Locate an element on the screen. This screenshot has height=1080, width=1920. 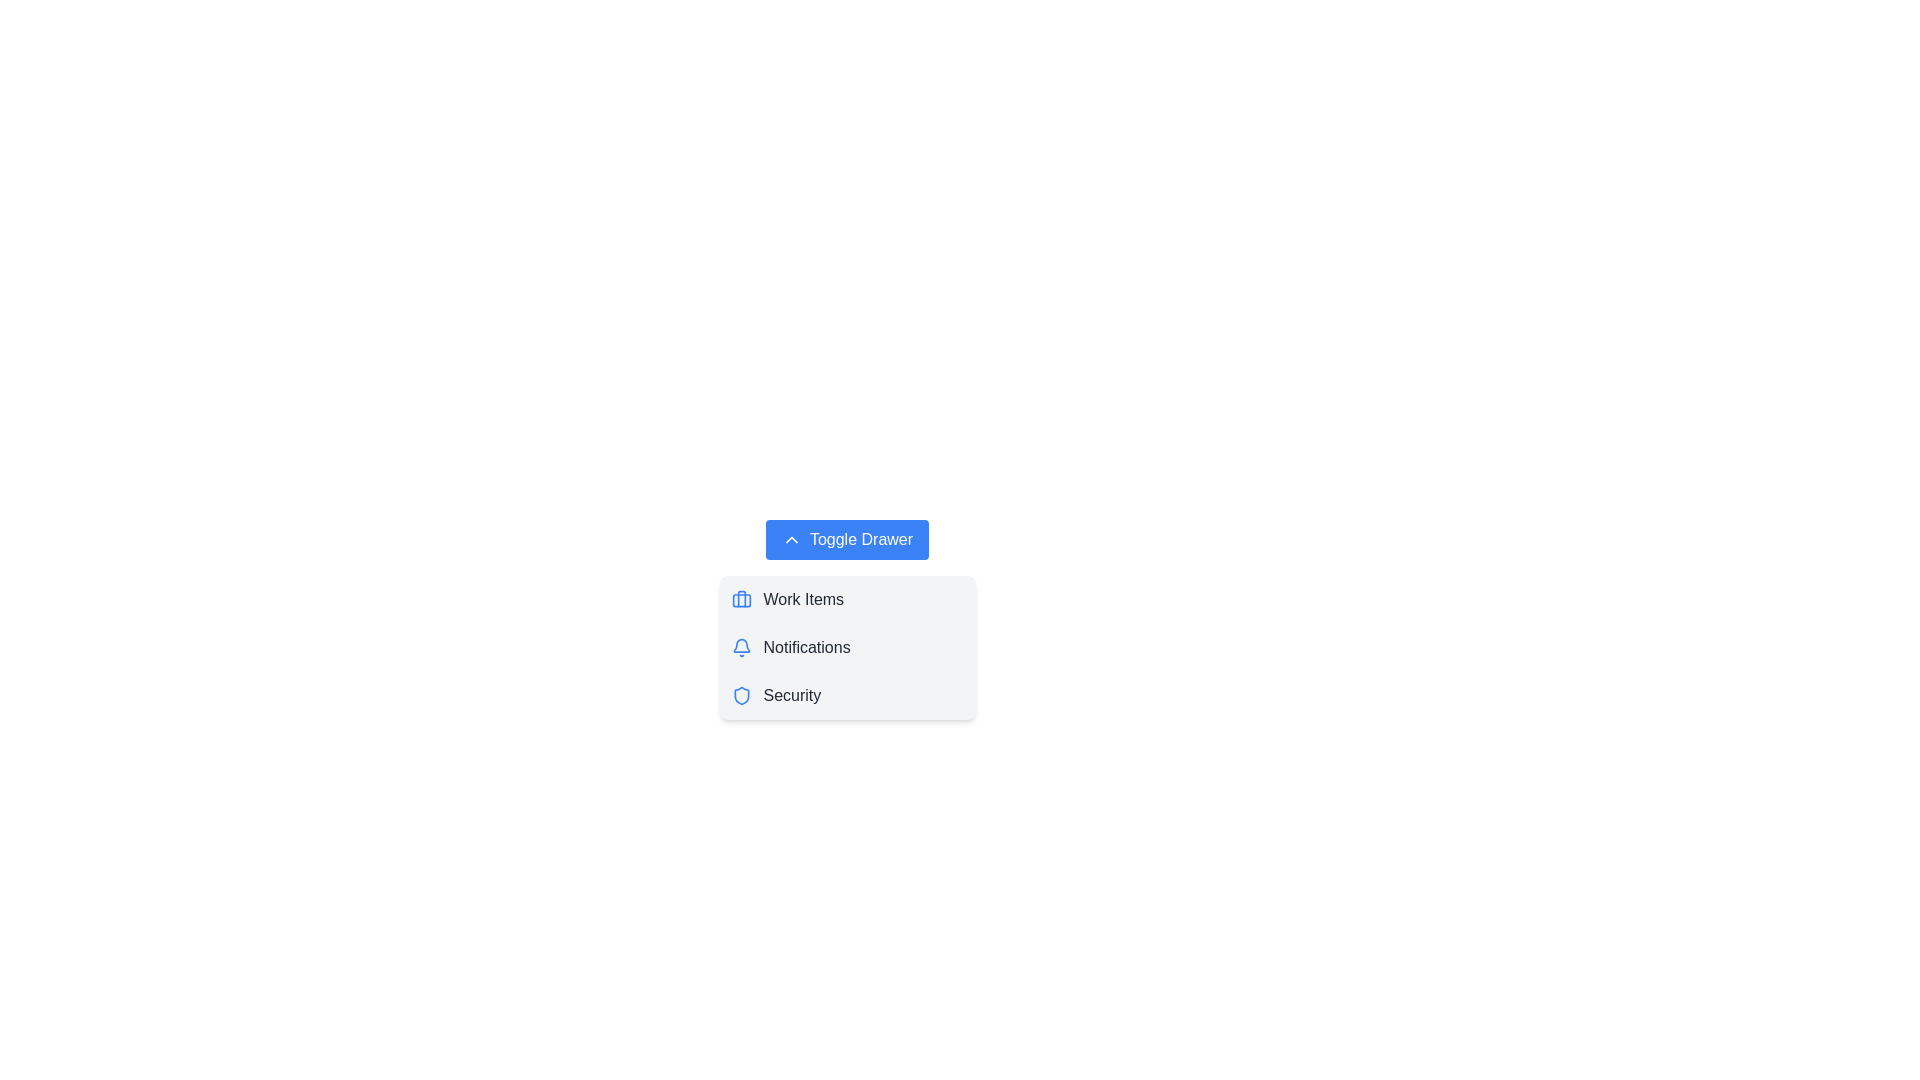
the 'Toggle Drawer' button to toggle the visibility of the drawer is located at coordinates (847, 540).